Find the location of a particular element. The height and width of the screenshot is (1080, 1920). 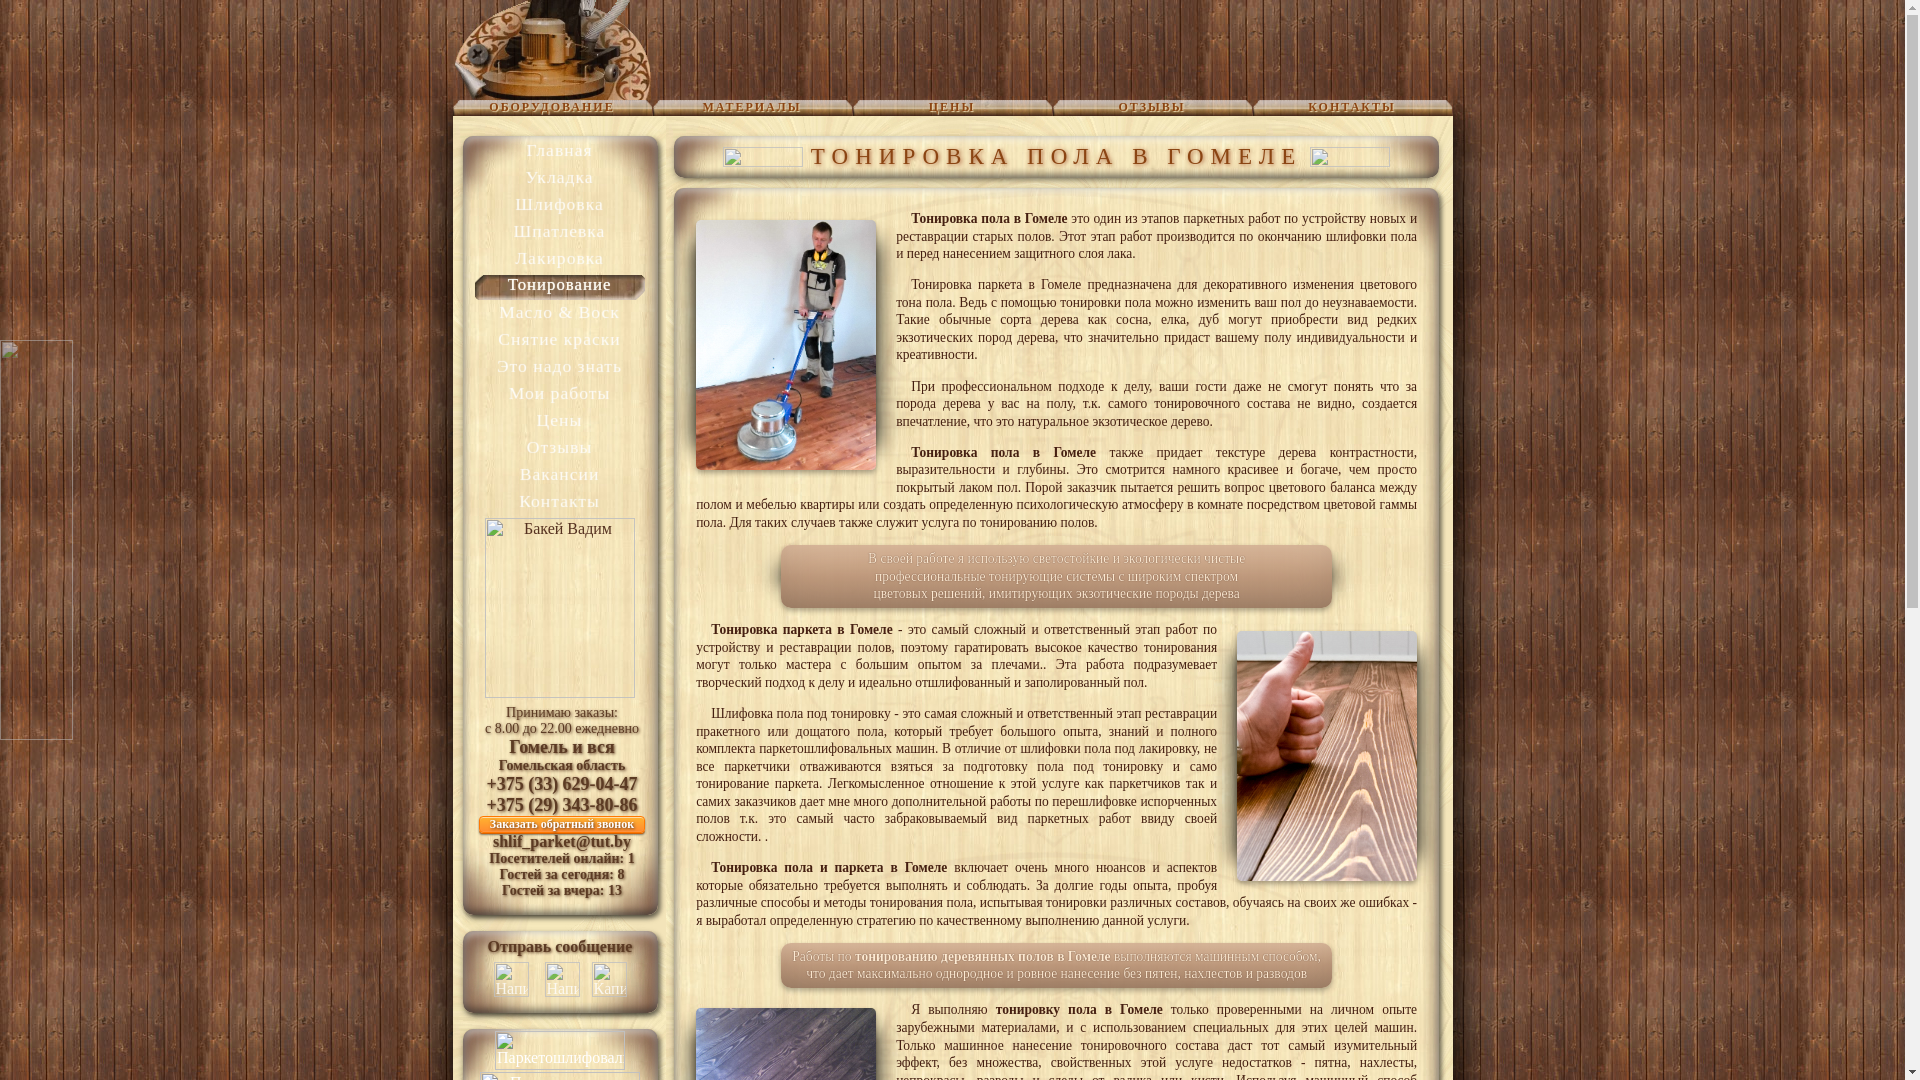

'+375 (33) 629-04-47' is located at coordinates (560, 782).